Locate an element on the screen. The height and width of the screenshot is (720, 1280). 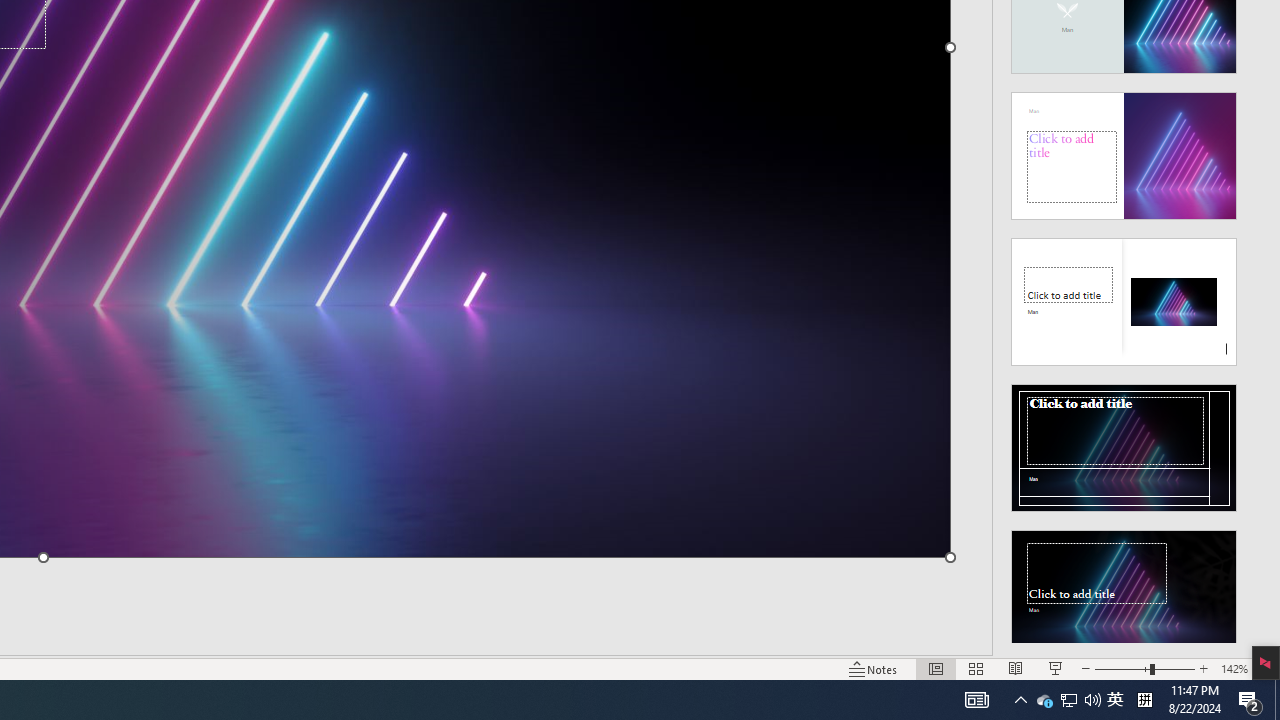
'Q2790: 100%' is located at coordinates (1092, 698).